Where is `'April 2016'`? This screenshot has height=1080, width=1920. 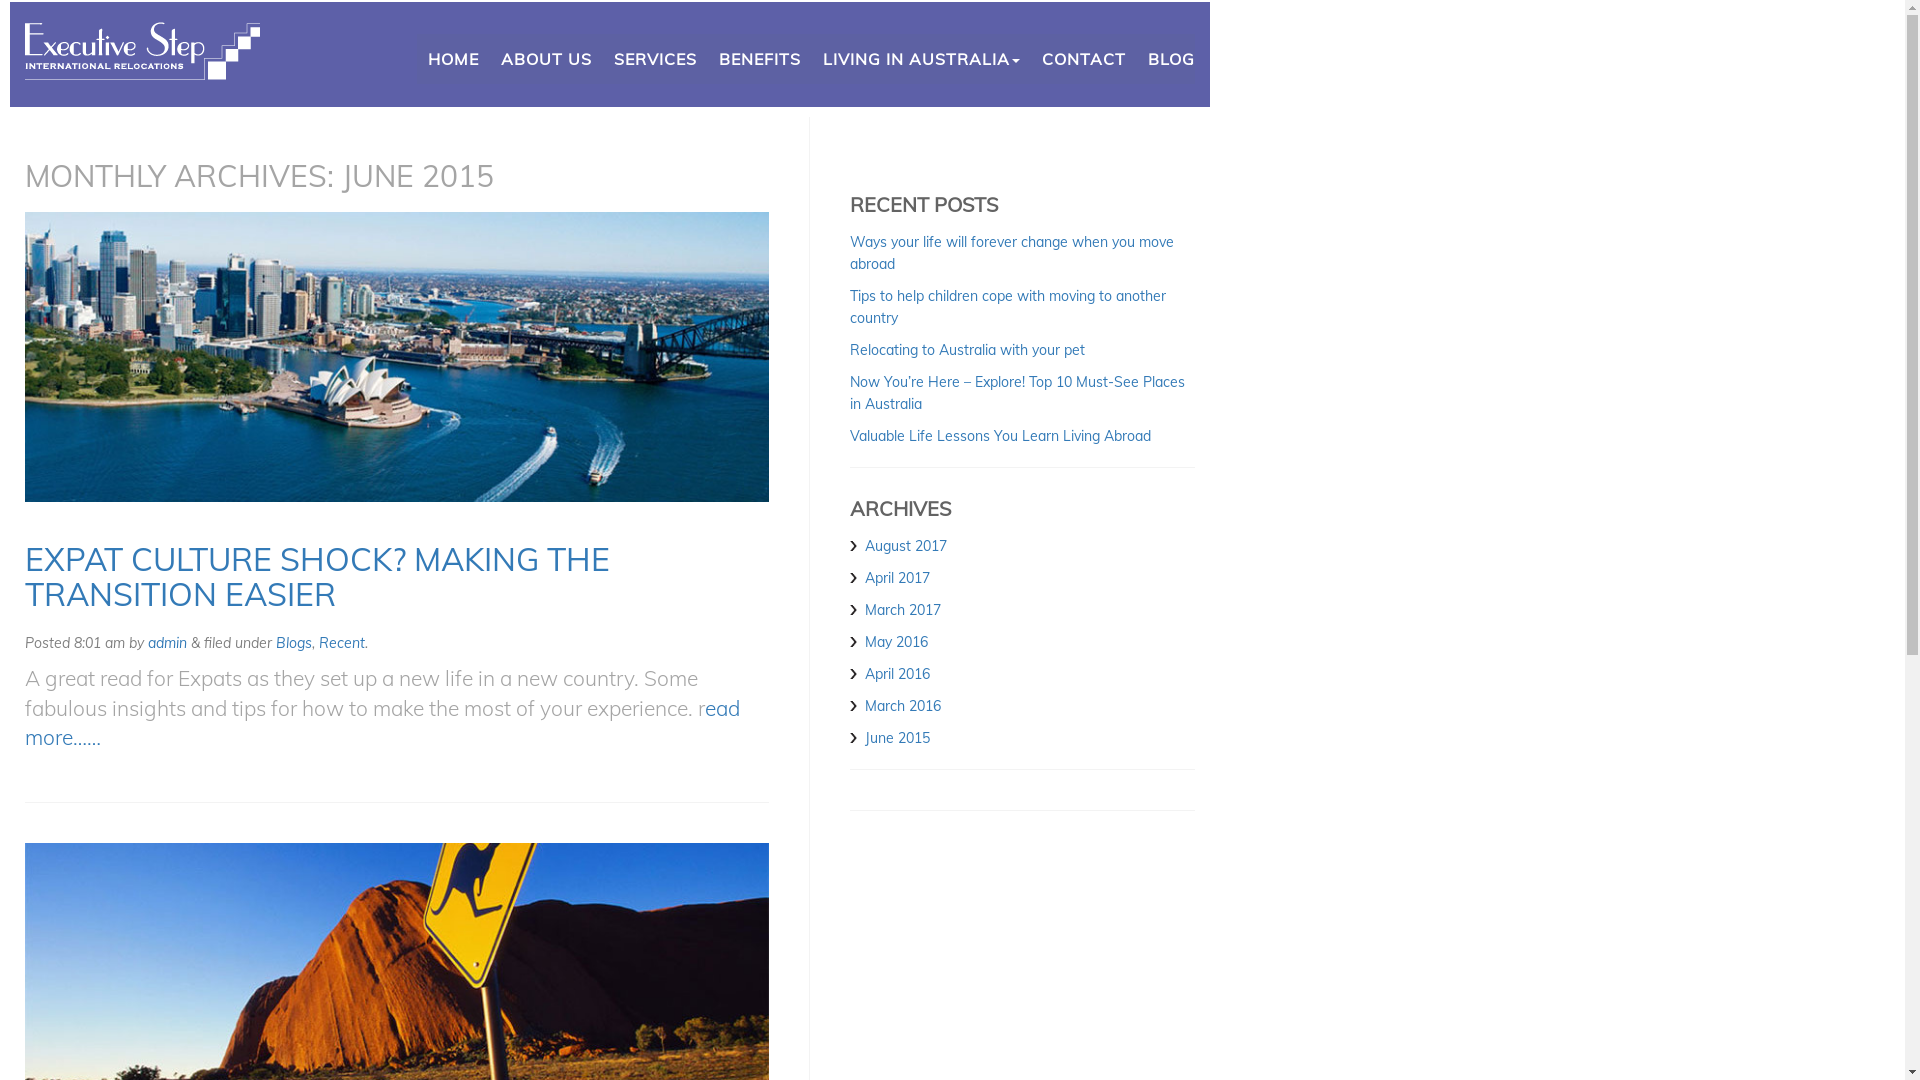 'April 2016' is located at coordinates (896, 674).